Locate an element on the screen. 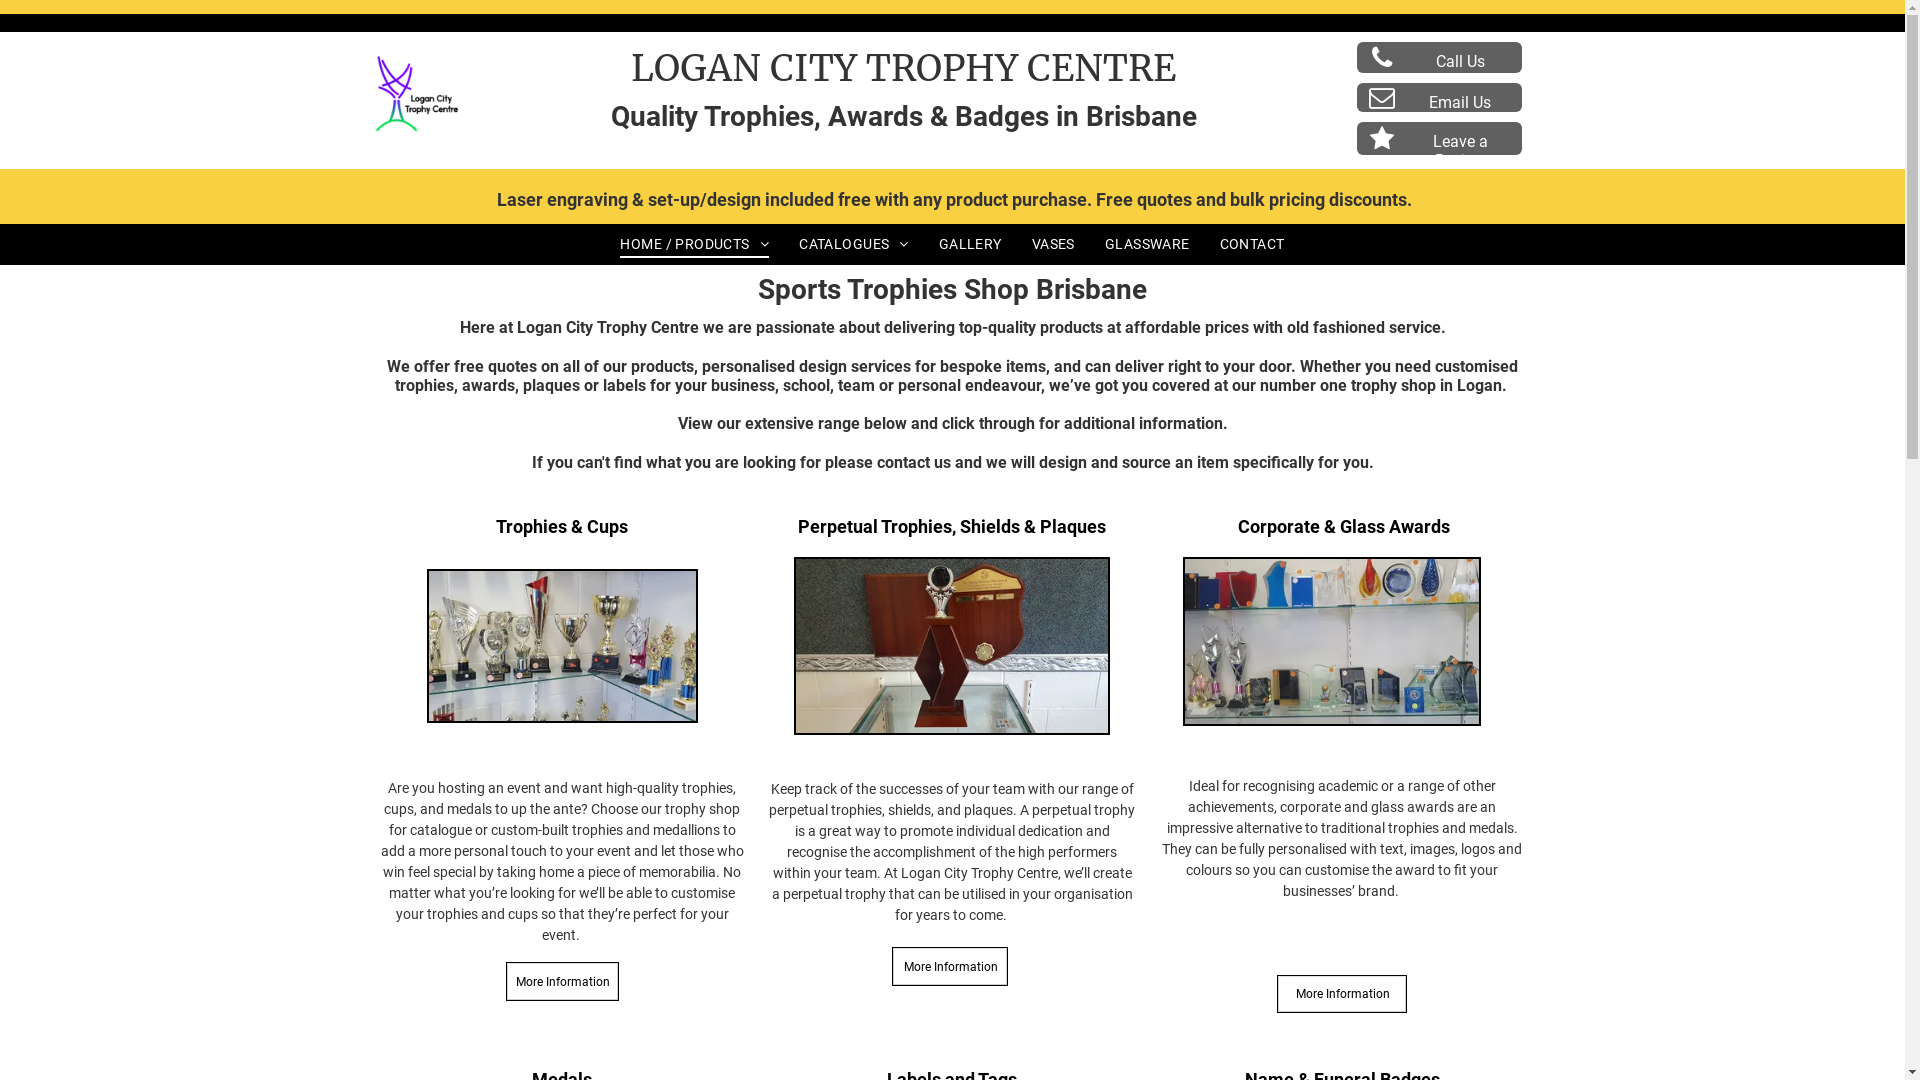  'CONTACT' is located at coordinates (1251, 242).